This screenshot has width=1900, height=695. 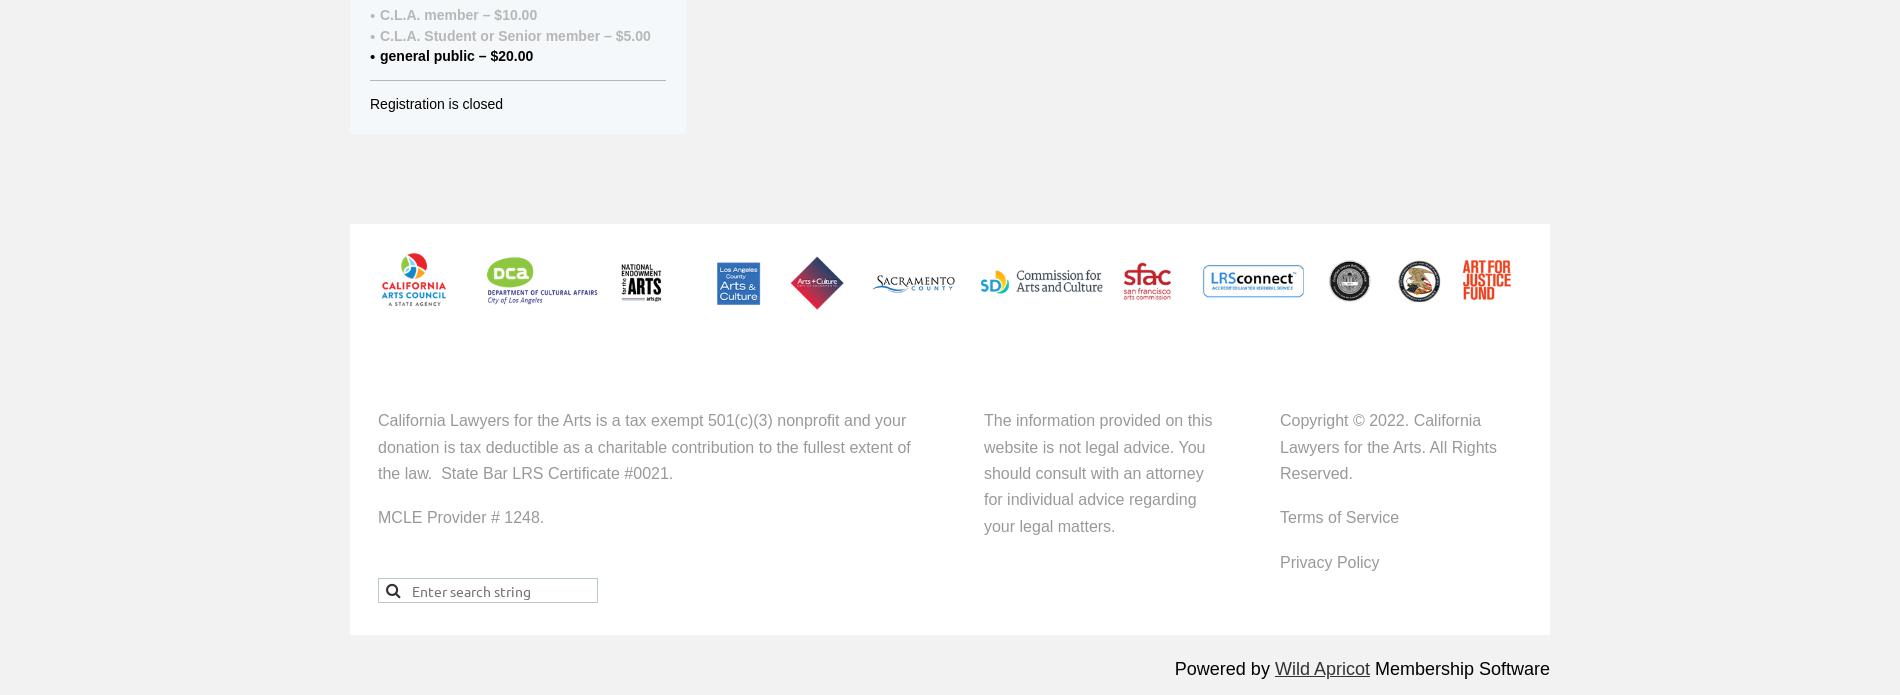 What do you see at coordinates (643, 447) in the screenshot?
I see `'California Lawyers for the Arts is a tax exempt 501(c)(3) nonprofit and your donation is tax deductible as a charitable contribution to the fullest extent of the law.'` at bounding box center [643, 447].